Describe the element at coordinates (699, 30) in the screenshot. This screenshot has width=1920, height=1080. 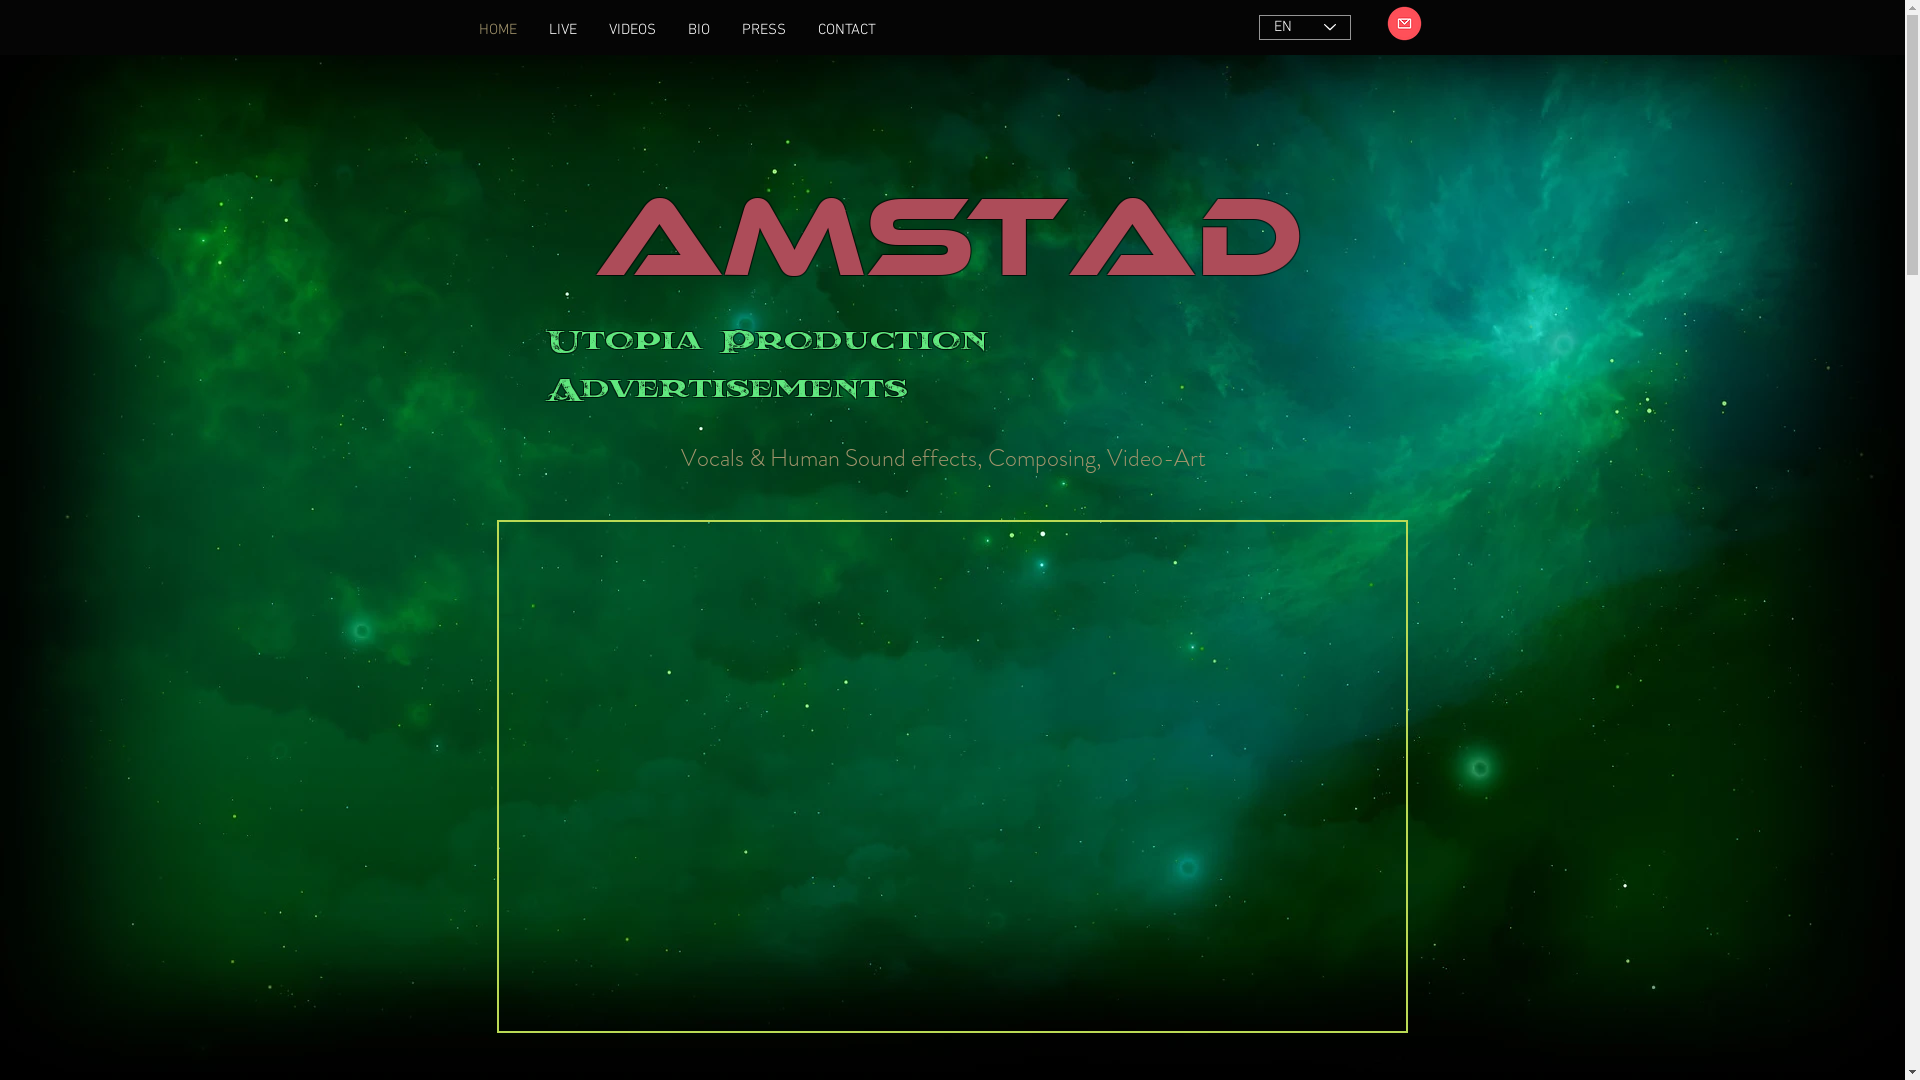
I see `'BIO'` at that location.